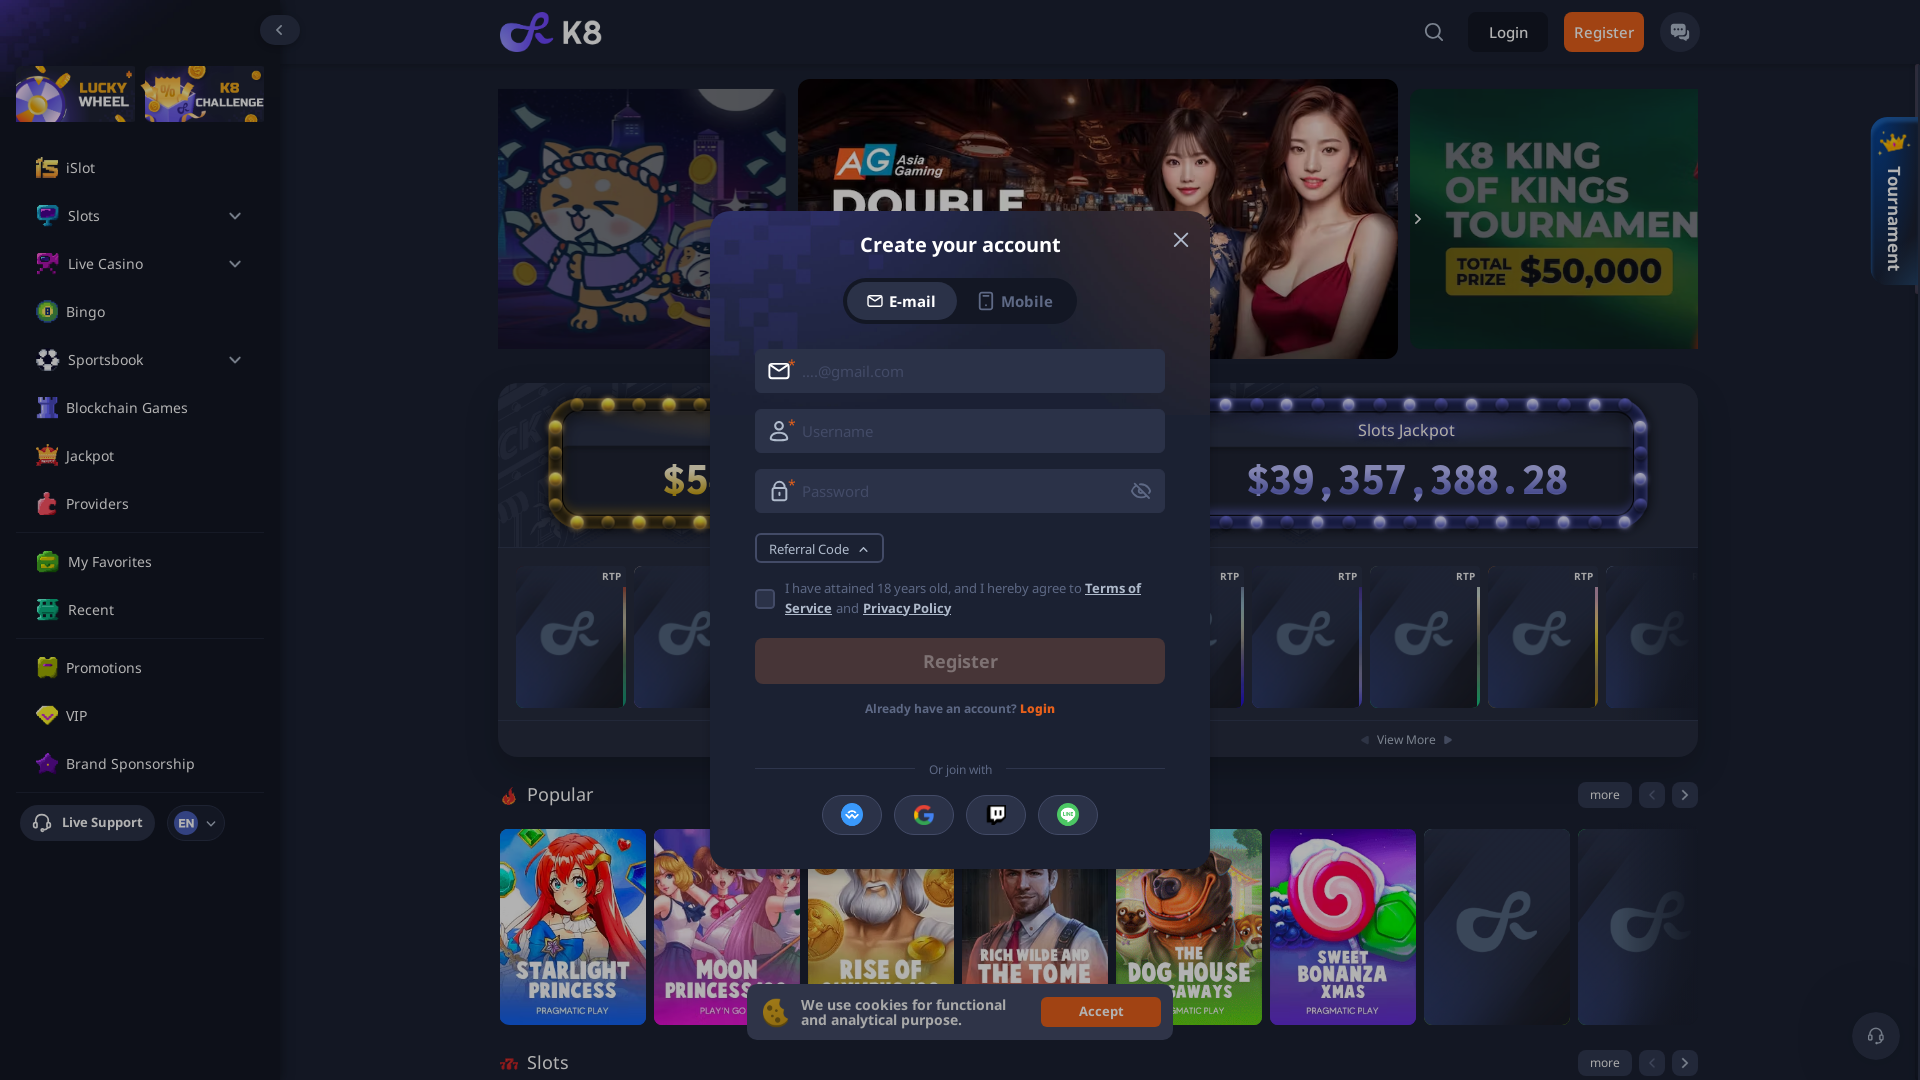  I want to click on 'Starlight Princess', so click(571, 926).